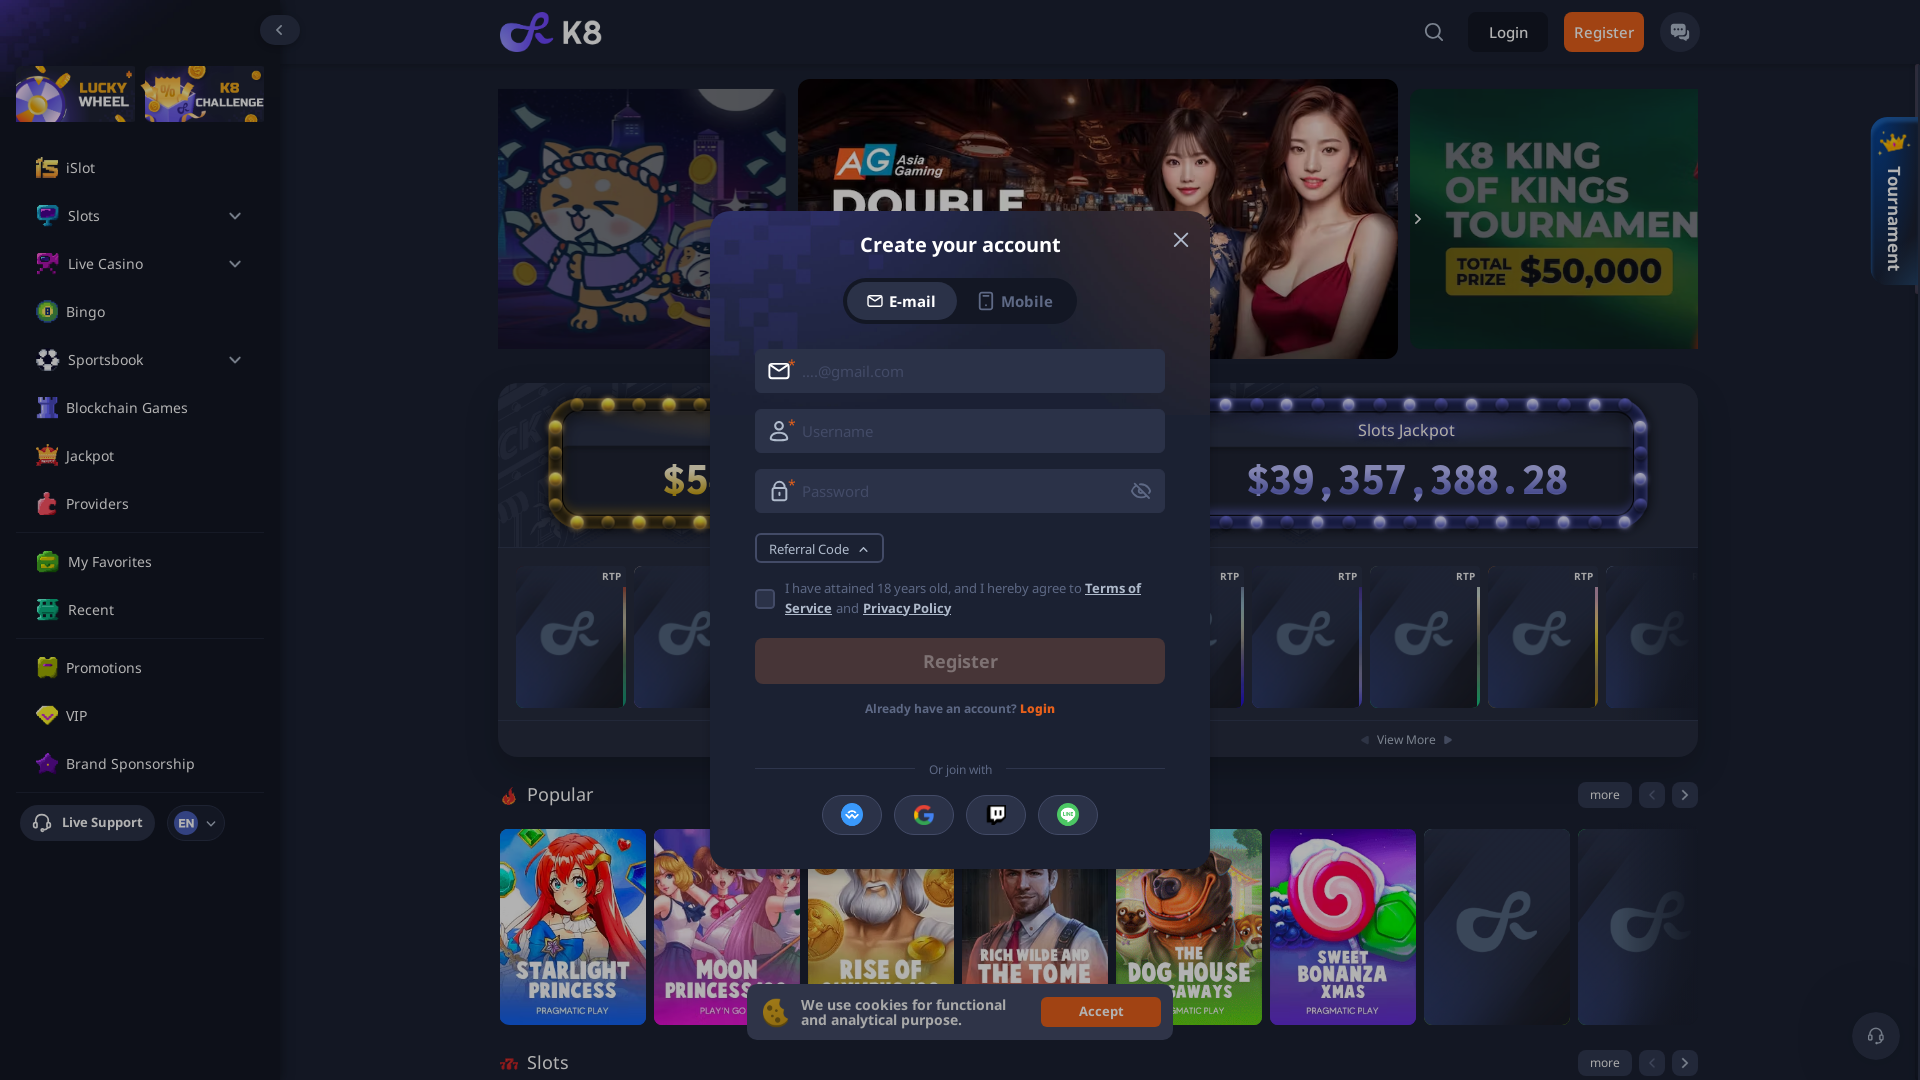  I want to click on 'Starlight Princess', so click(571, 926).